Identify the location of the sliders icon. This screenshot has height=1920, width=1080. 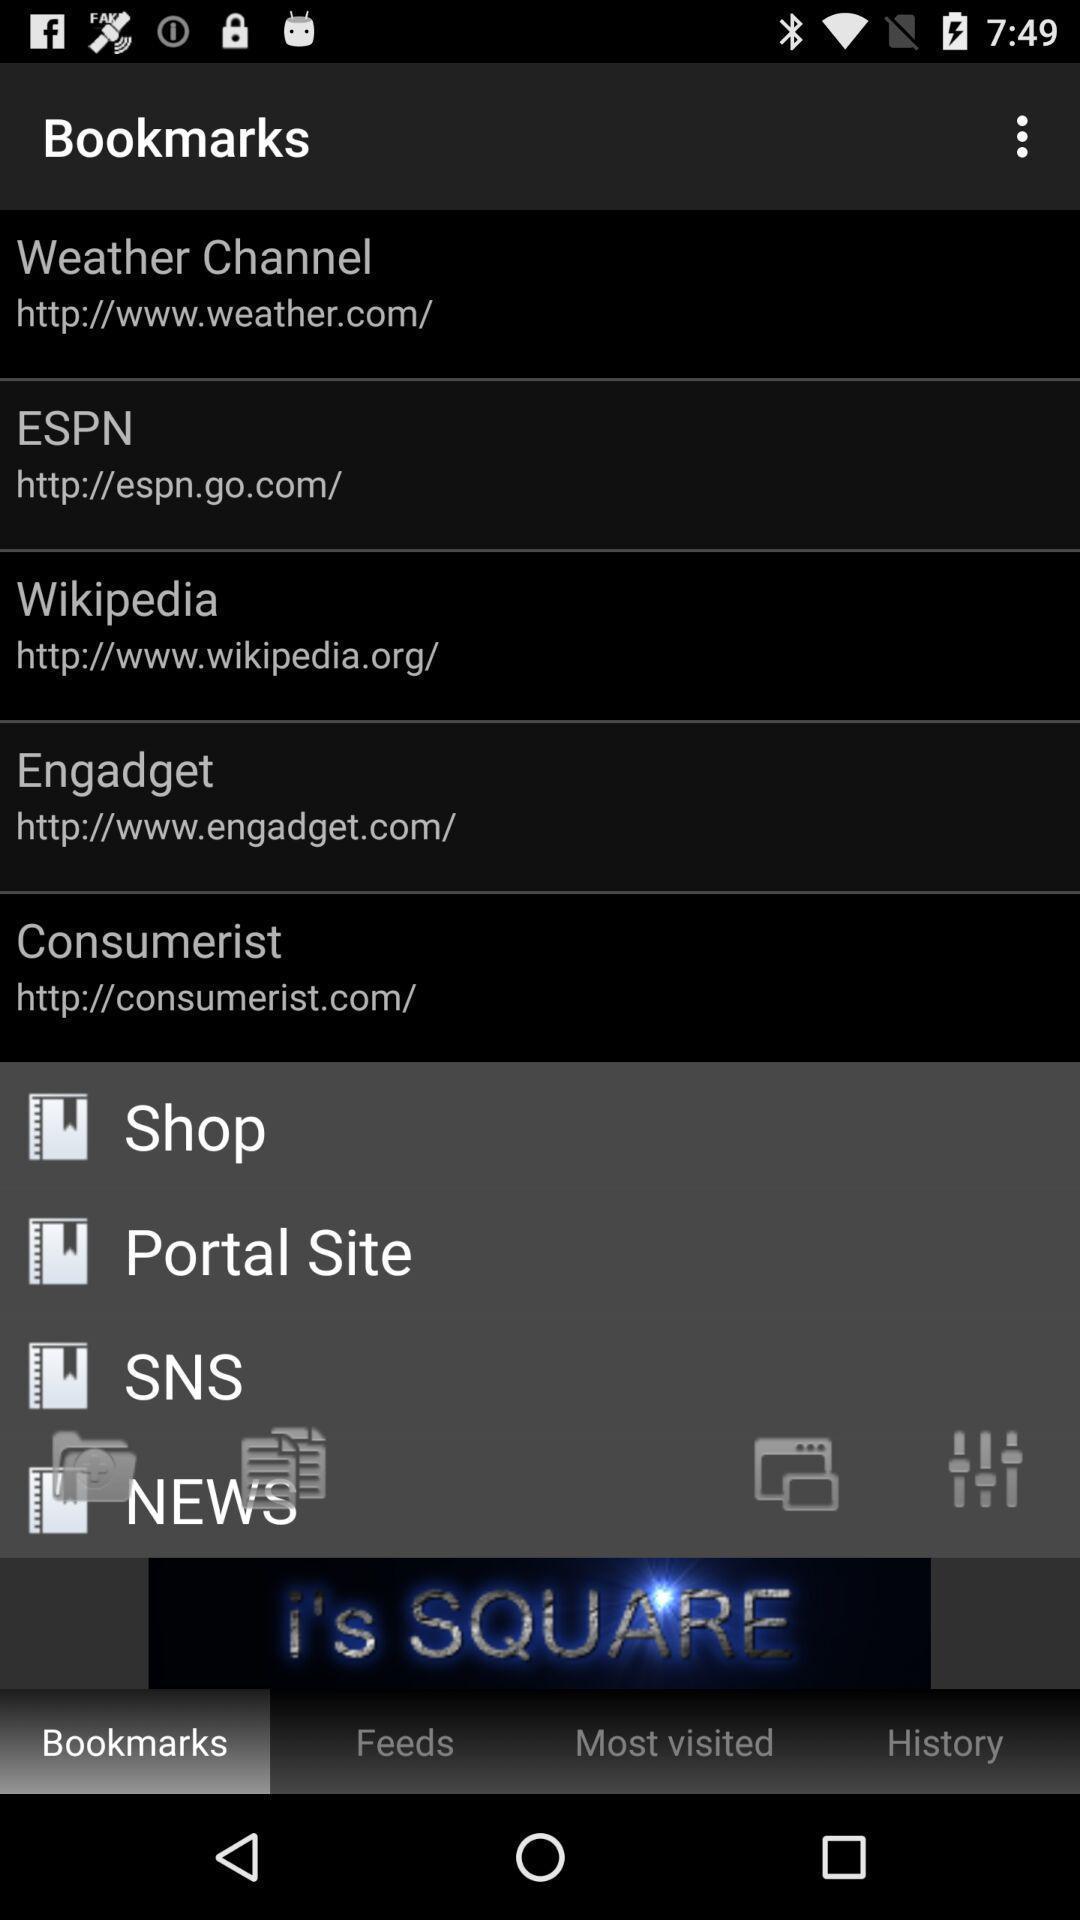
(984, 1570).